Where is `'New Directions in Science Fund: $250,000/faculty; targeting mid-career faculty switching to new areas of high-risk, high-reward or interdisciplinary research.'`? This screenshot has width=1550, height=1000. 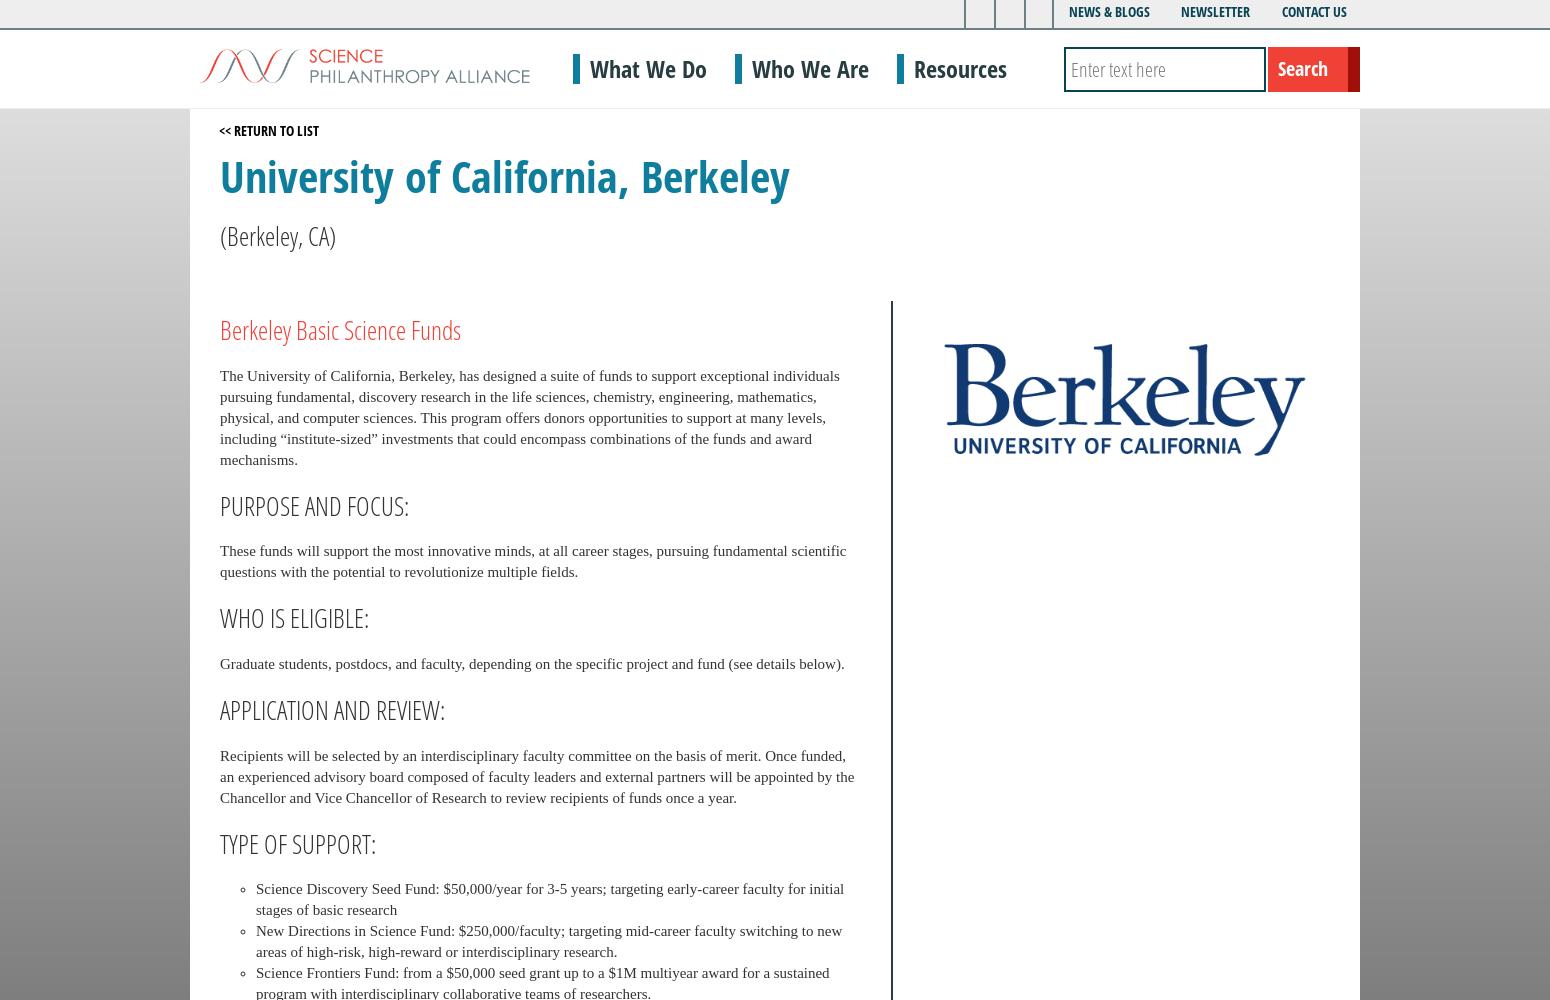 'New Directions in Science Fund: $250,000/faculty; targeting mid-career faculty switching to new areas of high-risk, high-reward or interdisciplinary research.' is located at coordinates (549, 940).